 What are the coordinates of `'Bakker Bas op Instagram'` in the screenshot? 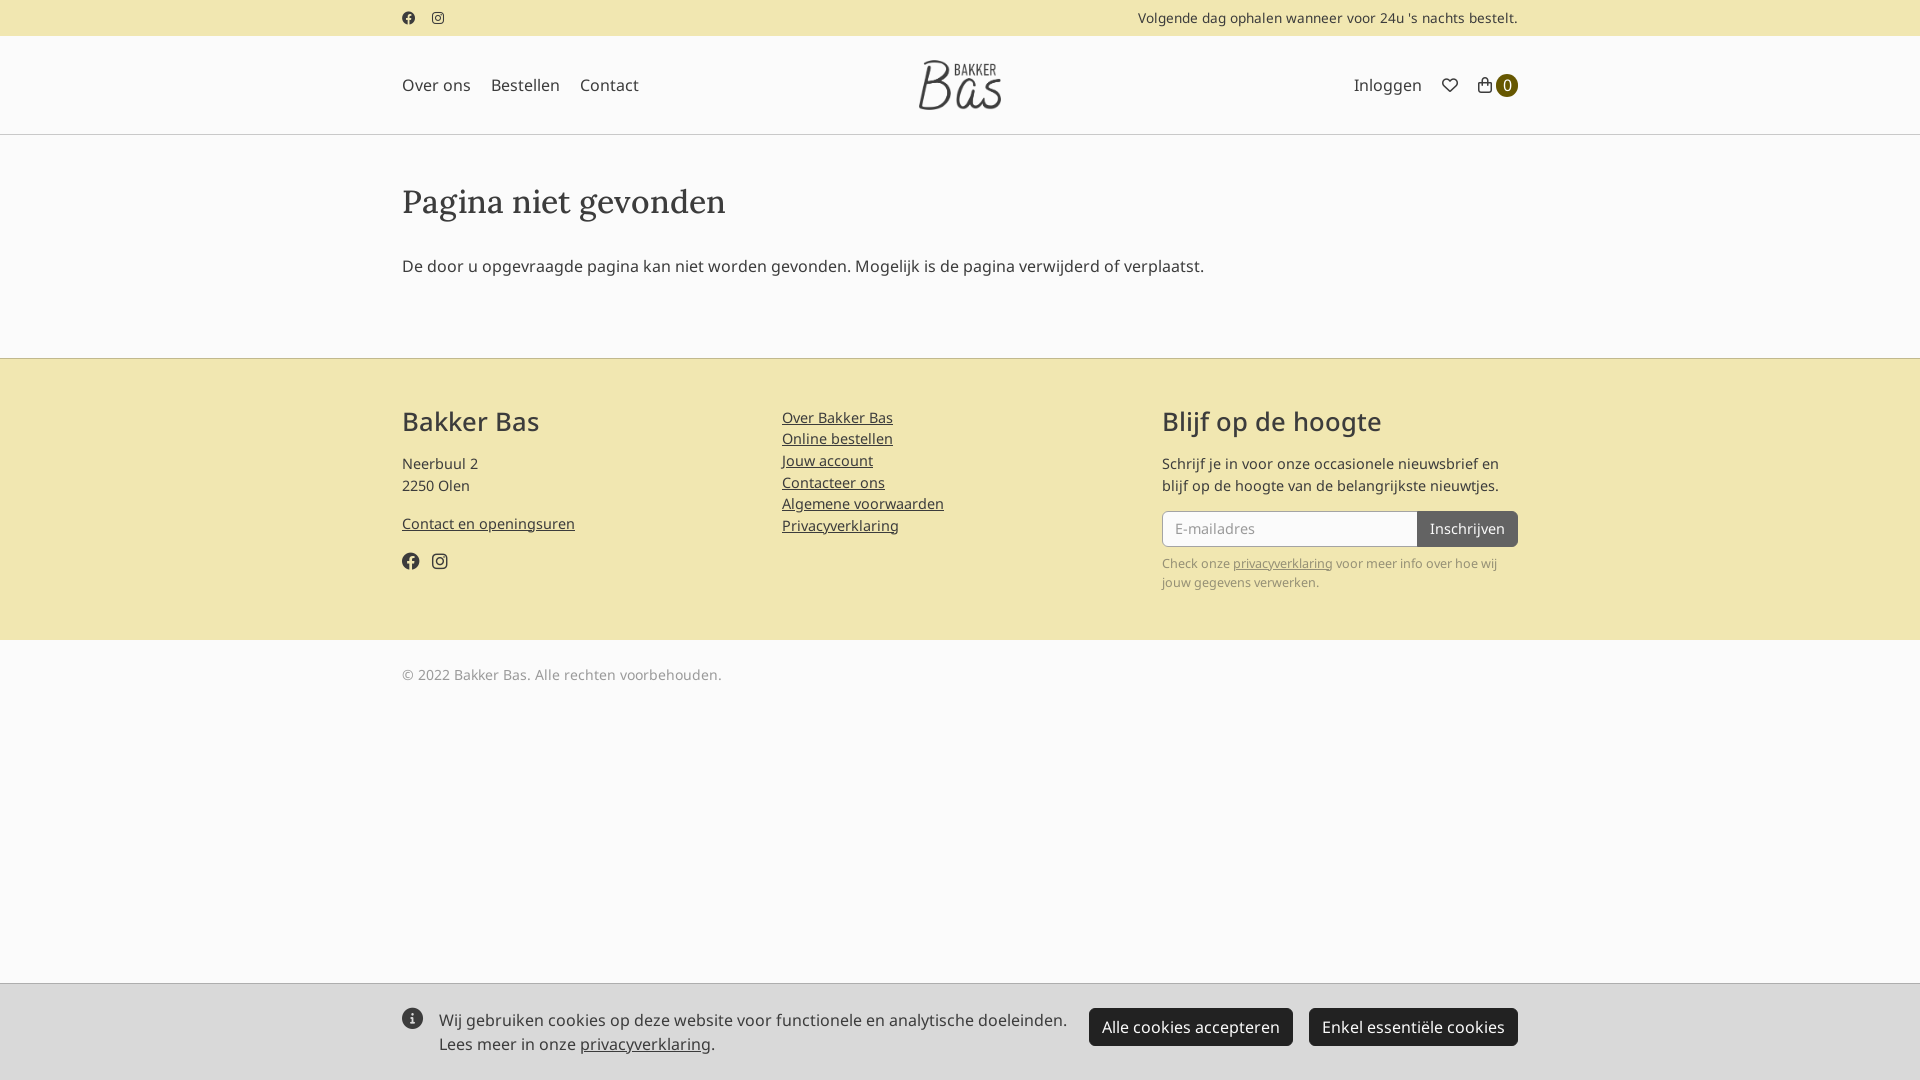 It's located at (431, 18).